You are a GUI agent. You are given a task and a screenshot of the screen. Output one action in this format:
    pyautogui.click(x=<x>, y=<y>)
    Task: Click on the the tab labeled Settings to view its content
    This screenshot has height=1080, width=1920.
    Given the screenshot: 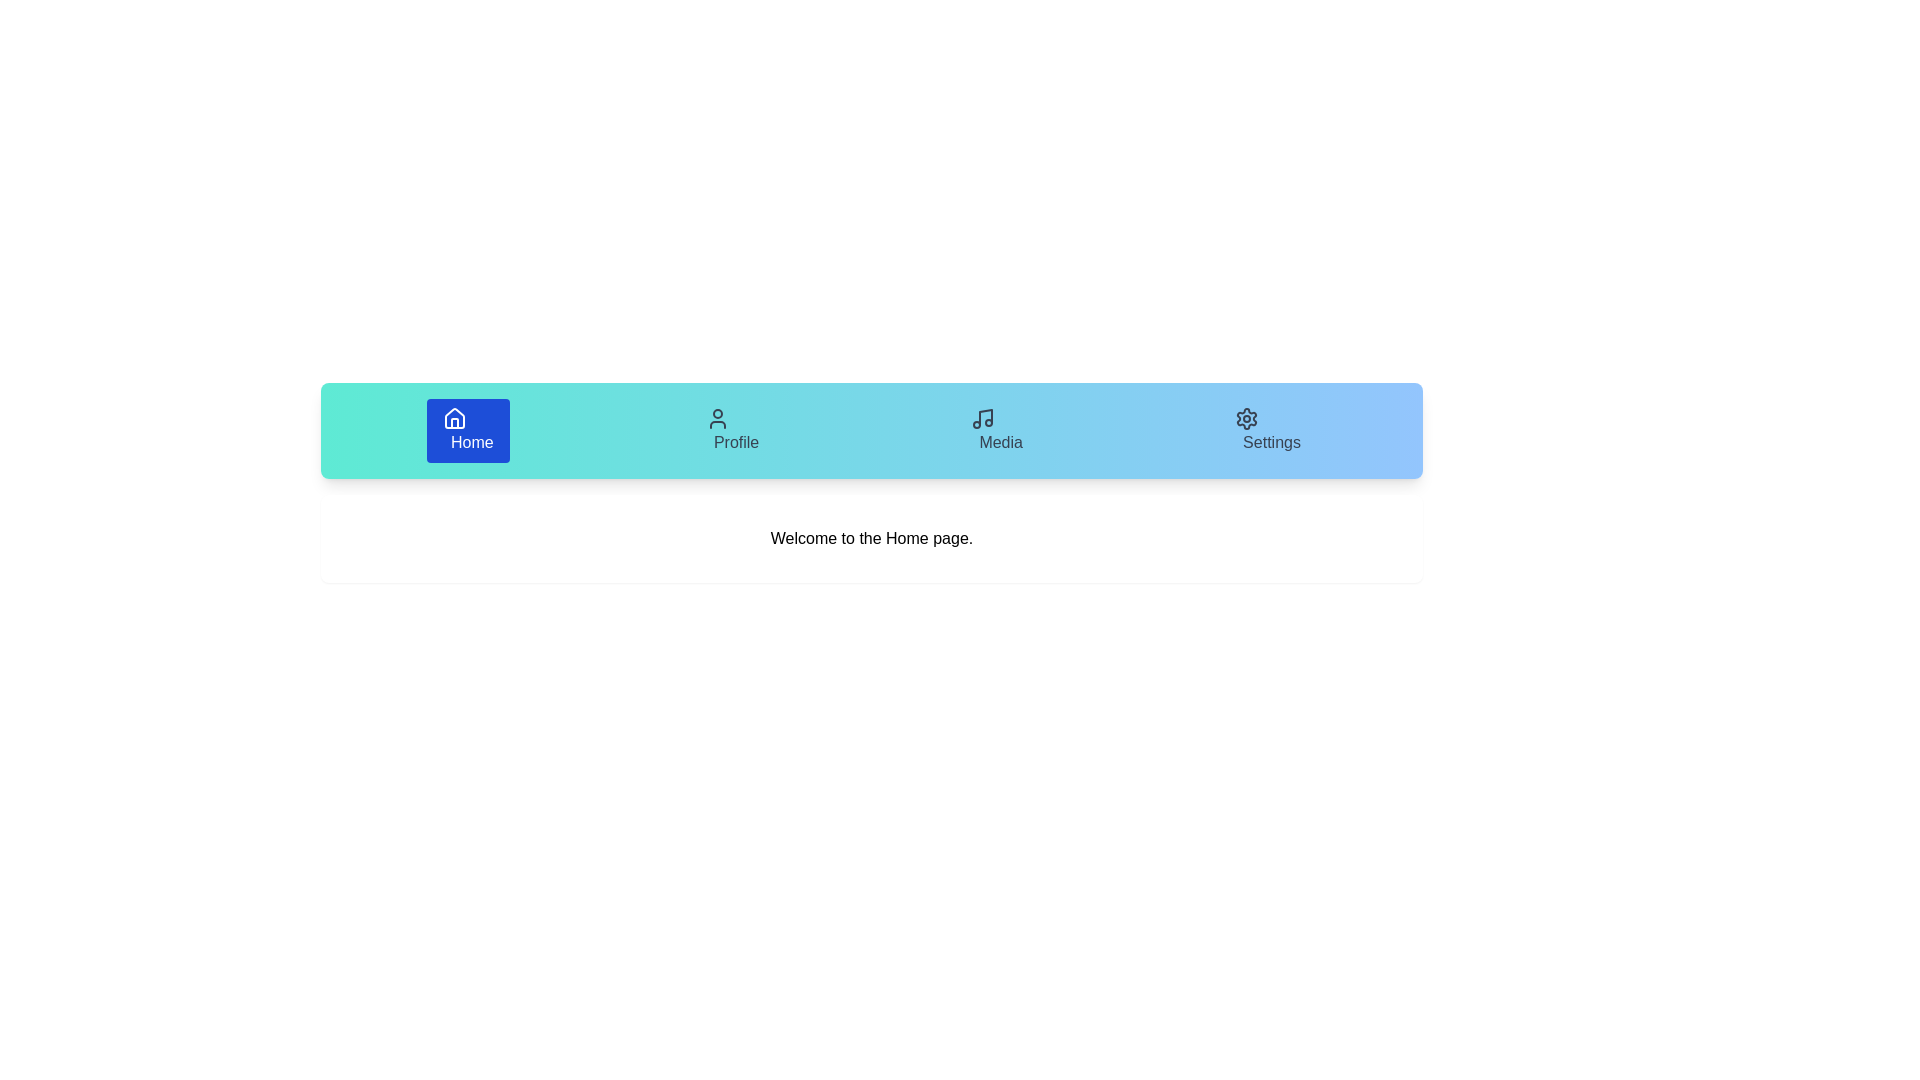 What is the action you would take?
    pyautogui.click(x=1266, y=430)
    